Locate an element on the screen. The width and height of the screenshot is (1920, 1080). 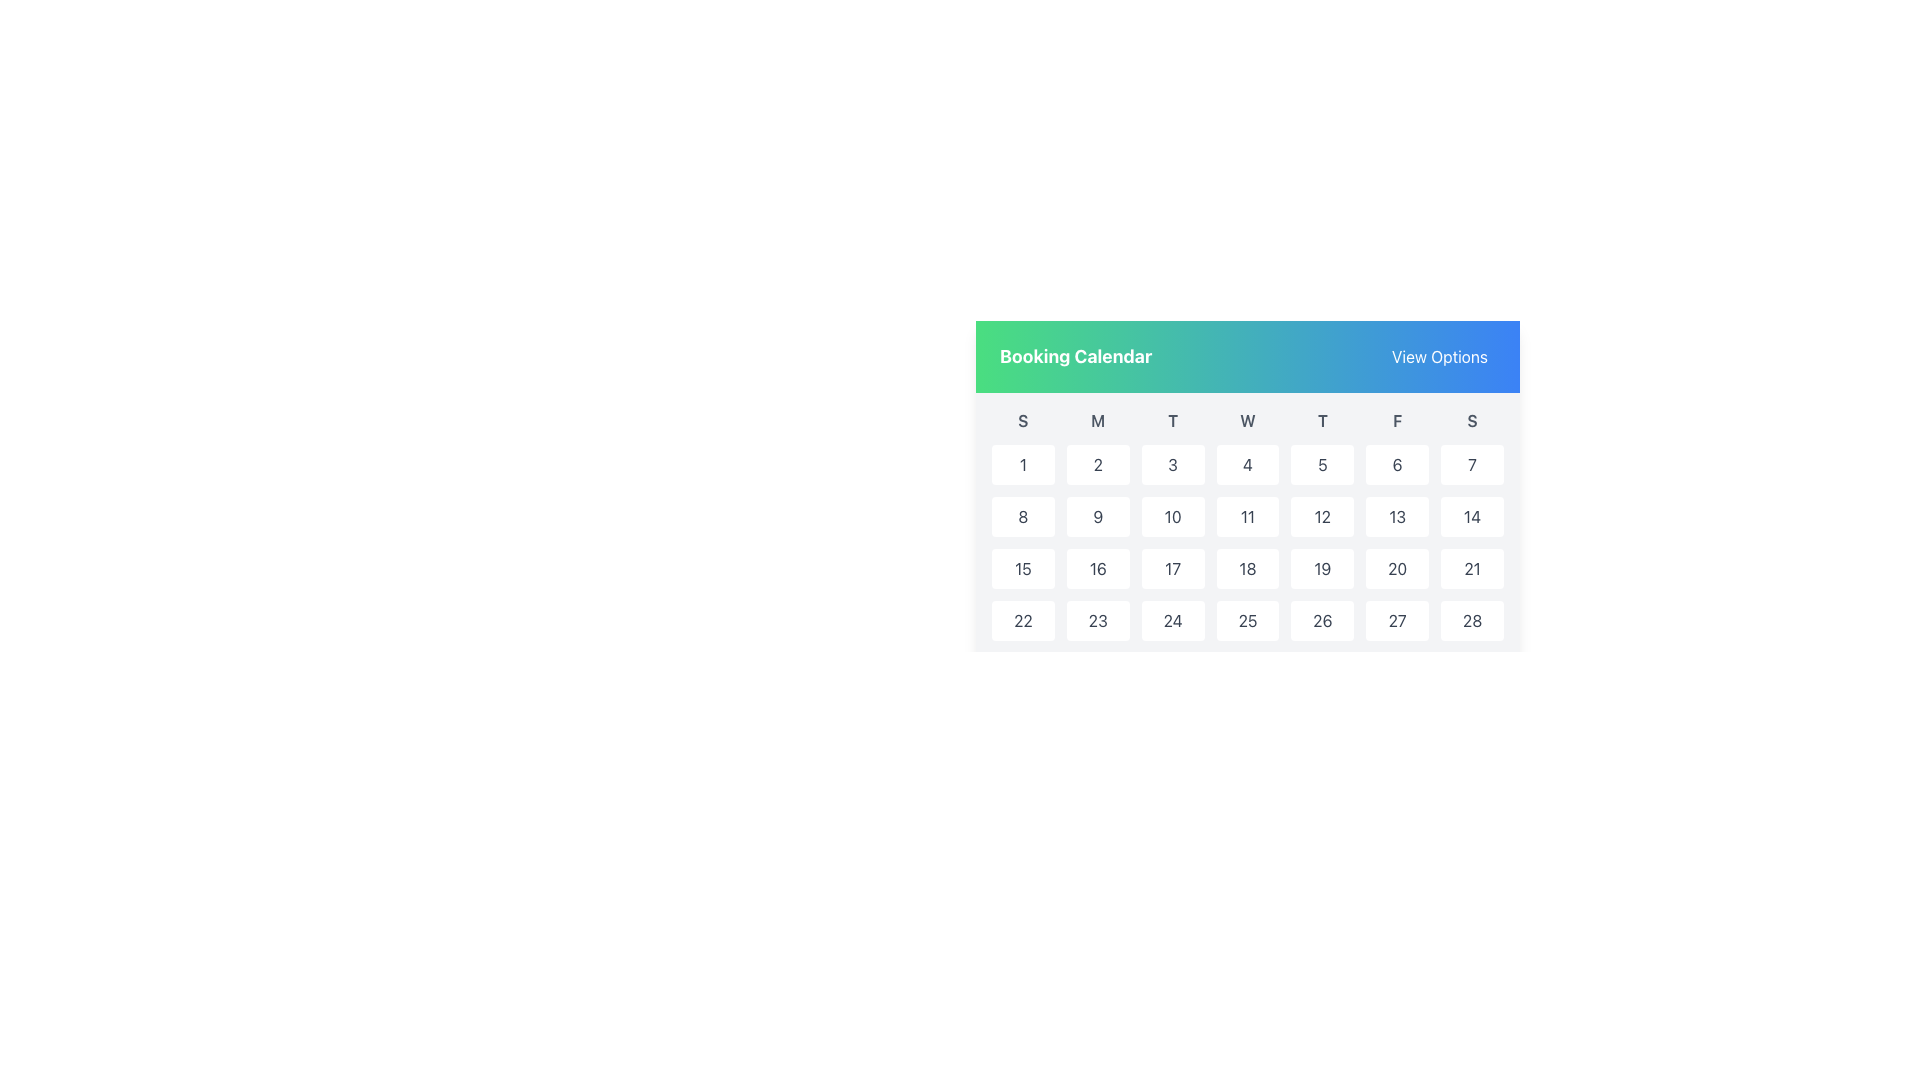
the bold, centered letter 'F' in dark gray color, which represents 'Friday' in the calendar header's days of the week layout is located at coordinates (1396, 419).